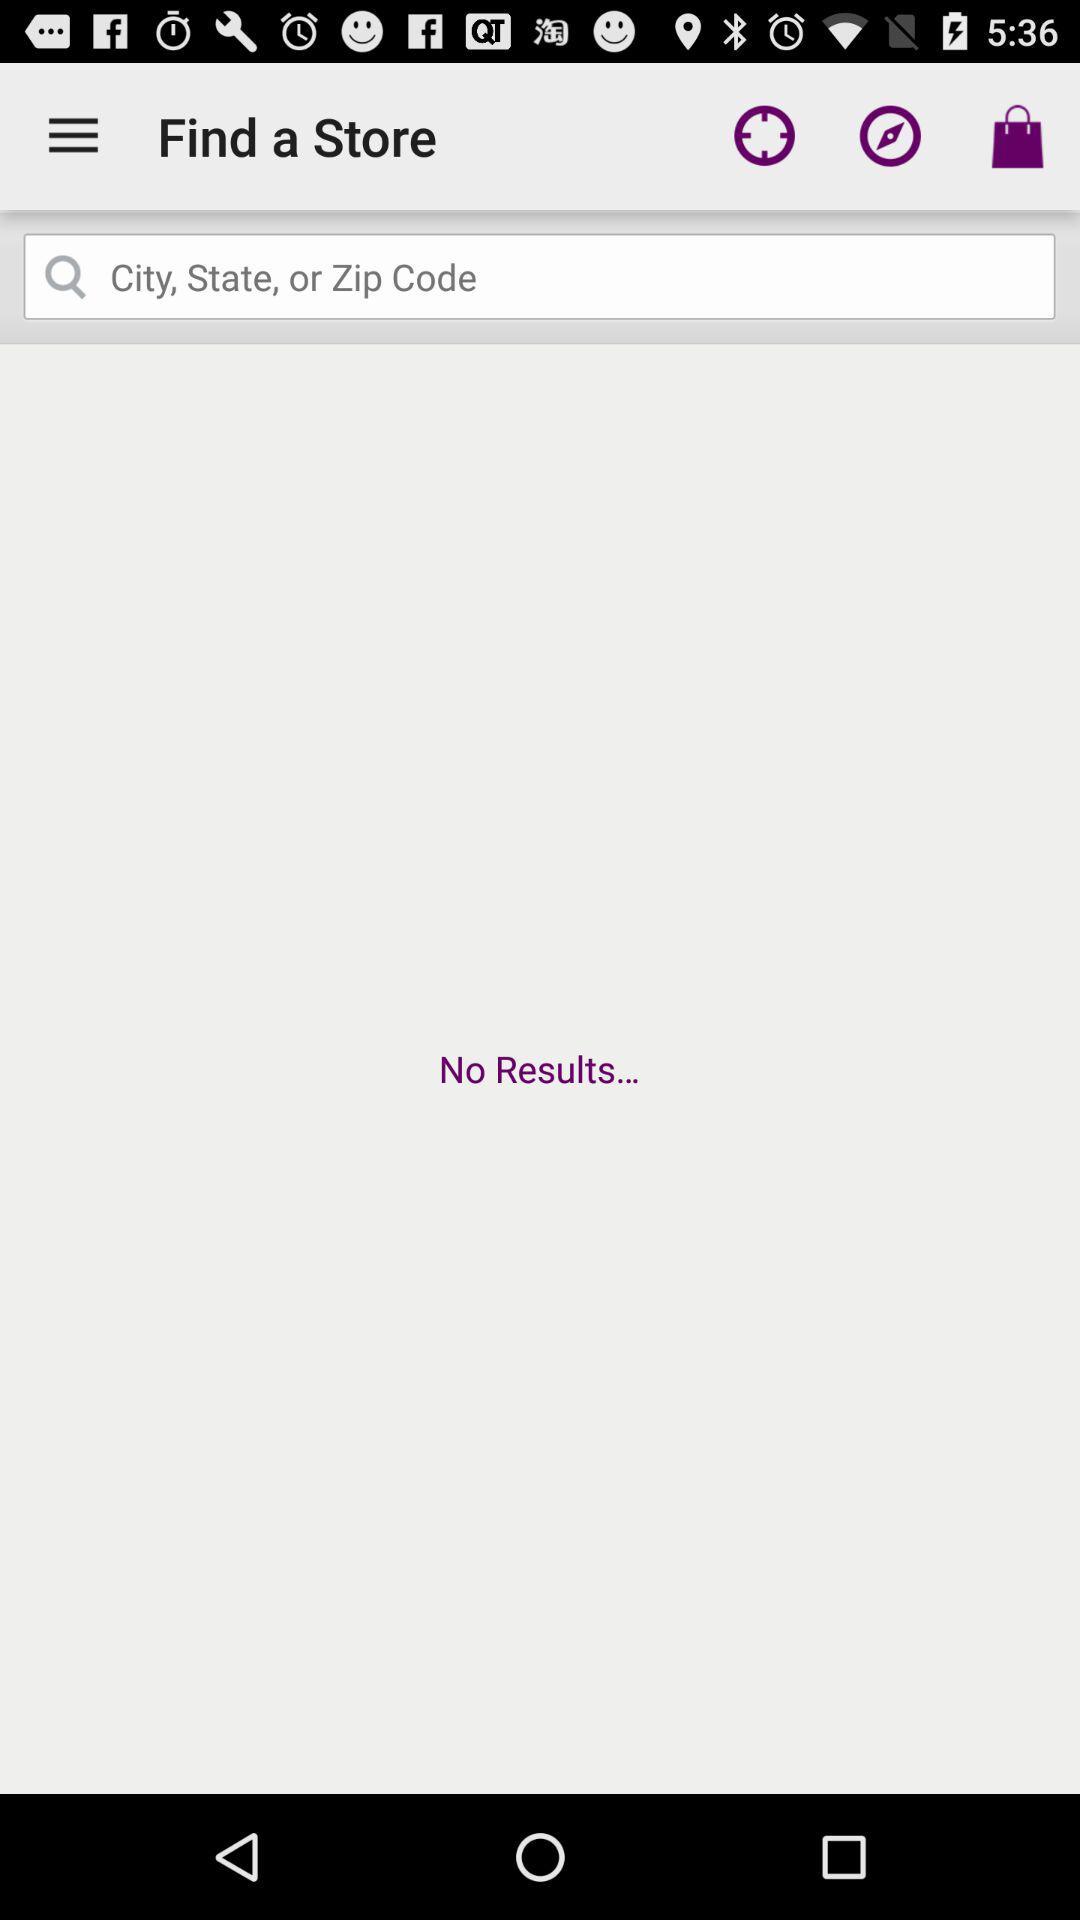 The image size is (1080, 1920). What do you see at coordinates (540, 276) in the screenshot?
I see `your city and state or zip code` at bounding box center [540, 276].